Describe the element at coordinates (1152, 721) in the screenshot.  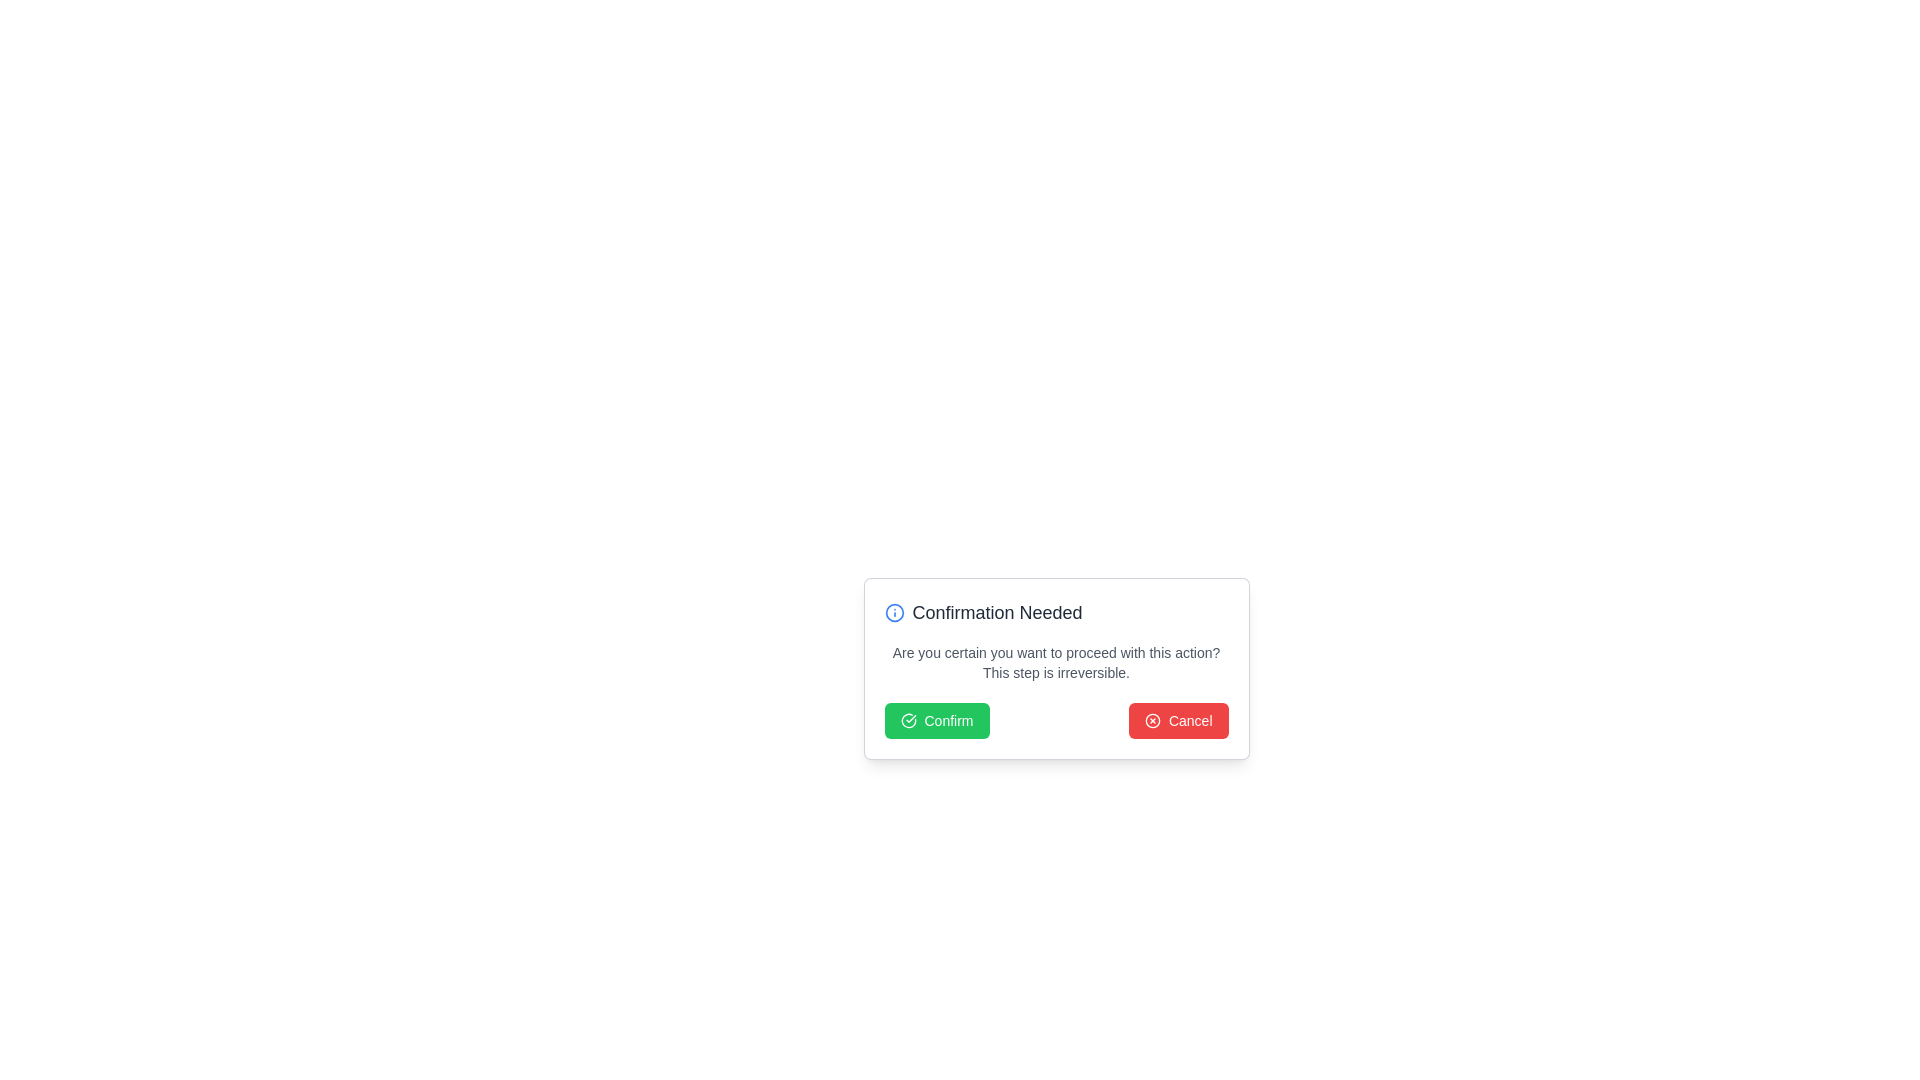
I see `the 'Cancel' button located in the bottom-right corner of the dialog box, which contains the cancellation icon` at that location.